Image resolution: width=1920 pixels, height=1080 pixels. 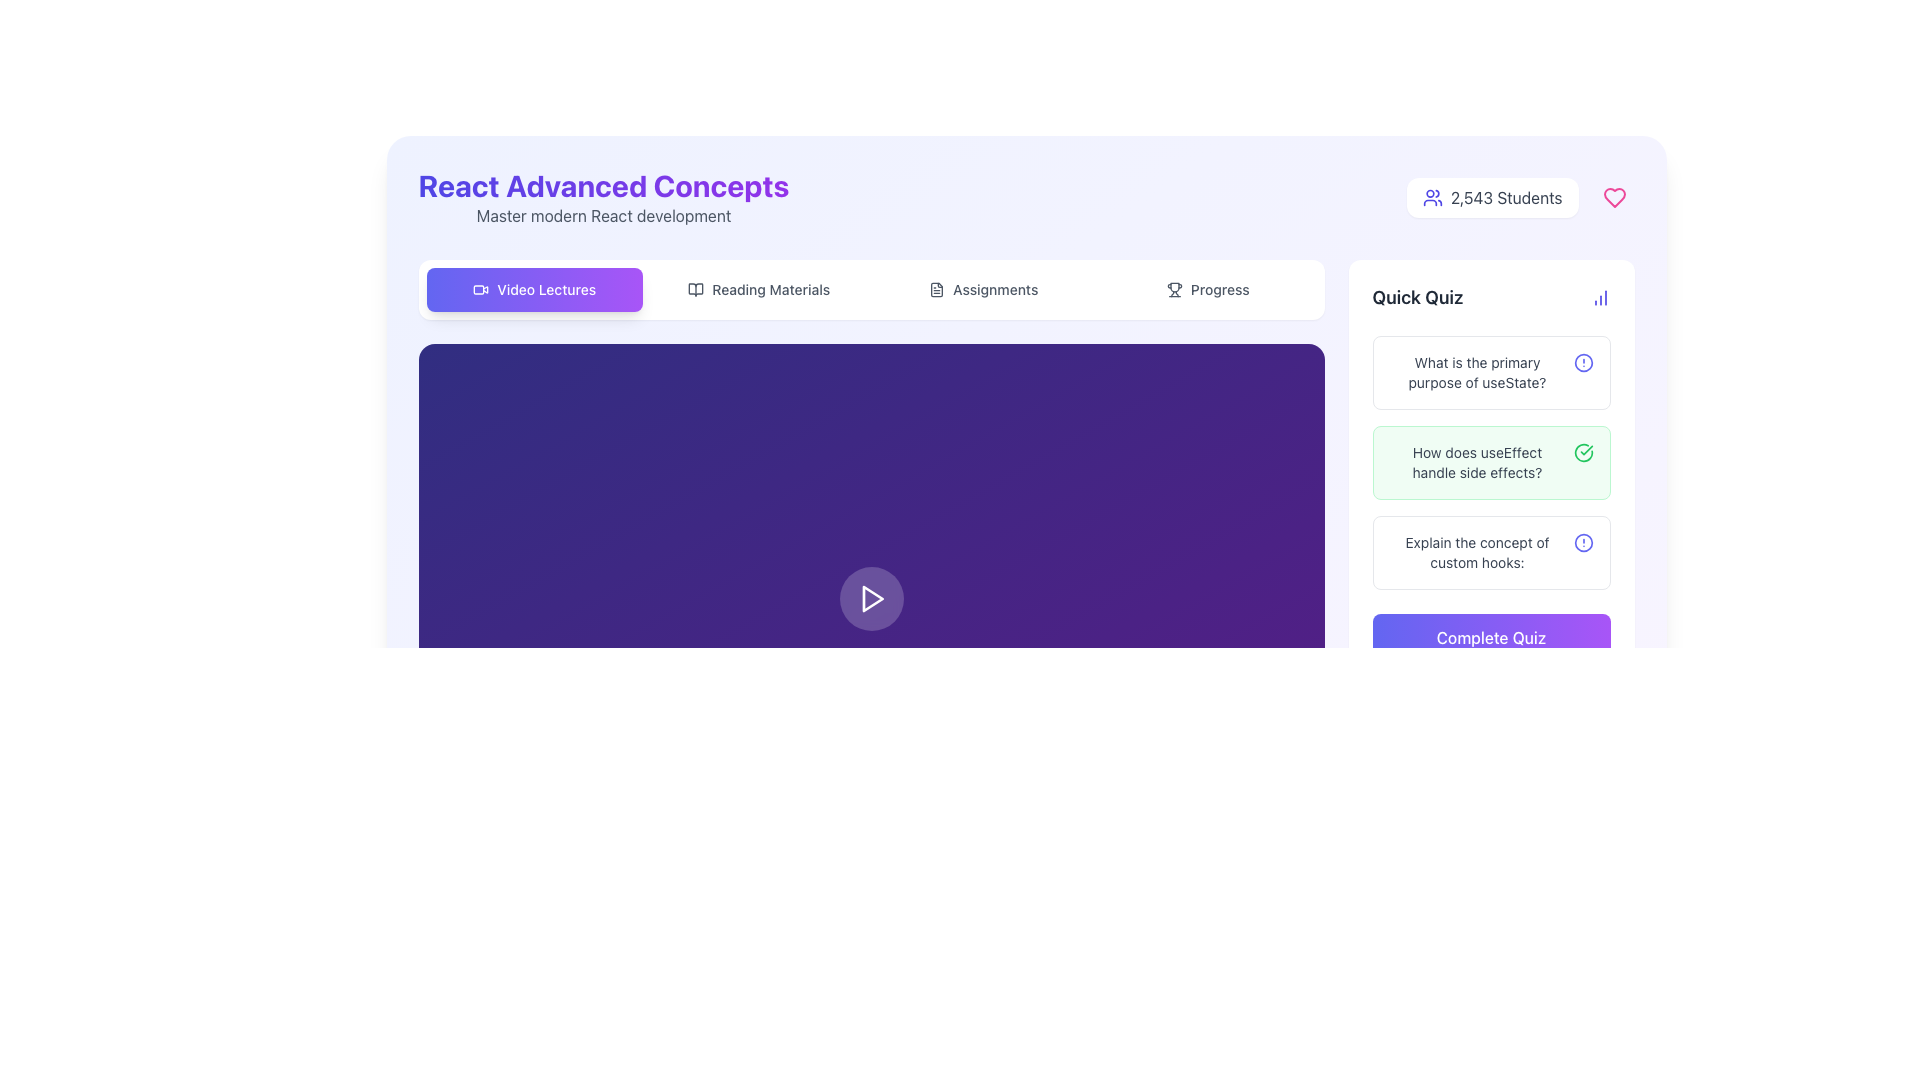 I want to click on the navigation button for video lectures, which is the first button from the left in the horizontal bar located below the title 'React Advanced Concepts', so click(x=534, y=289).